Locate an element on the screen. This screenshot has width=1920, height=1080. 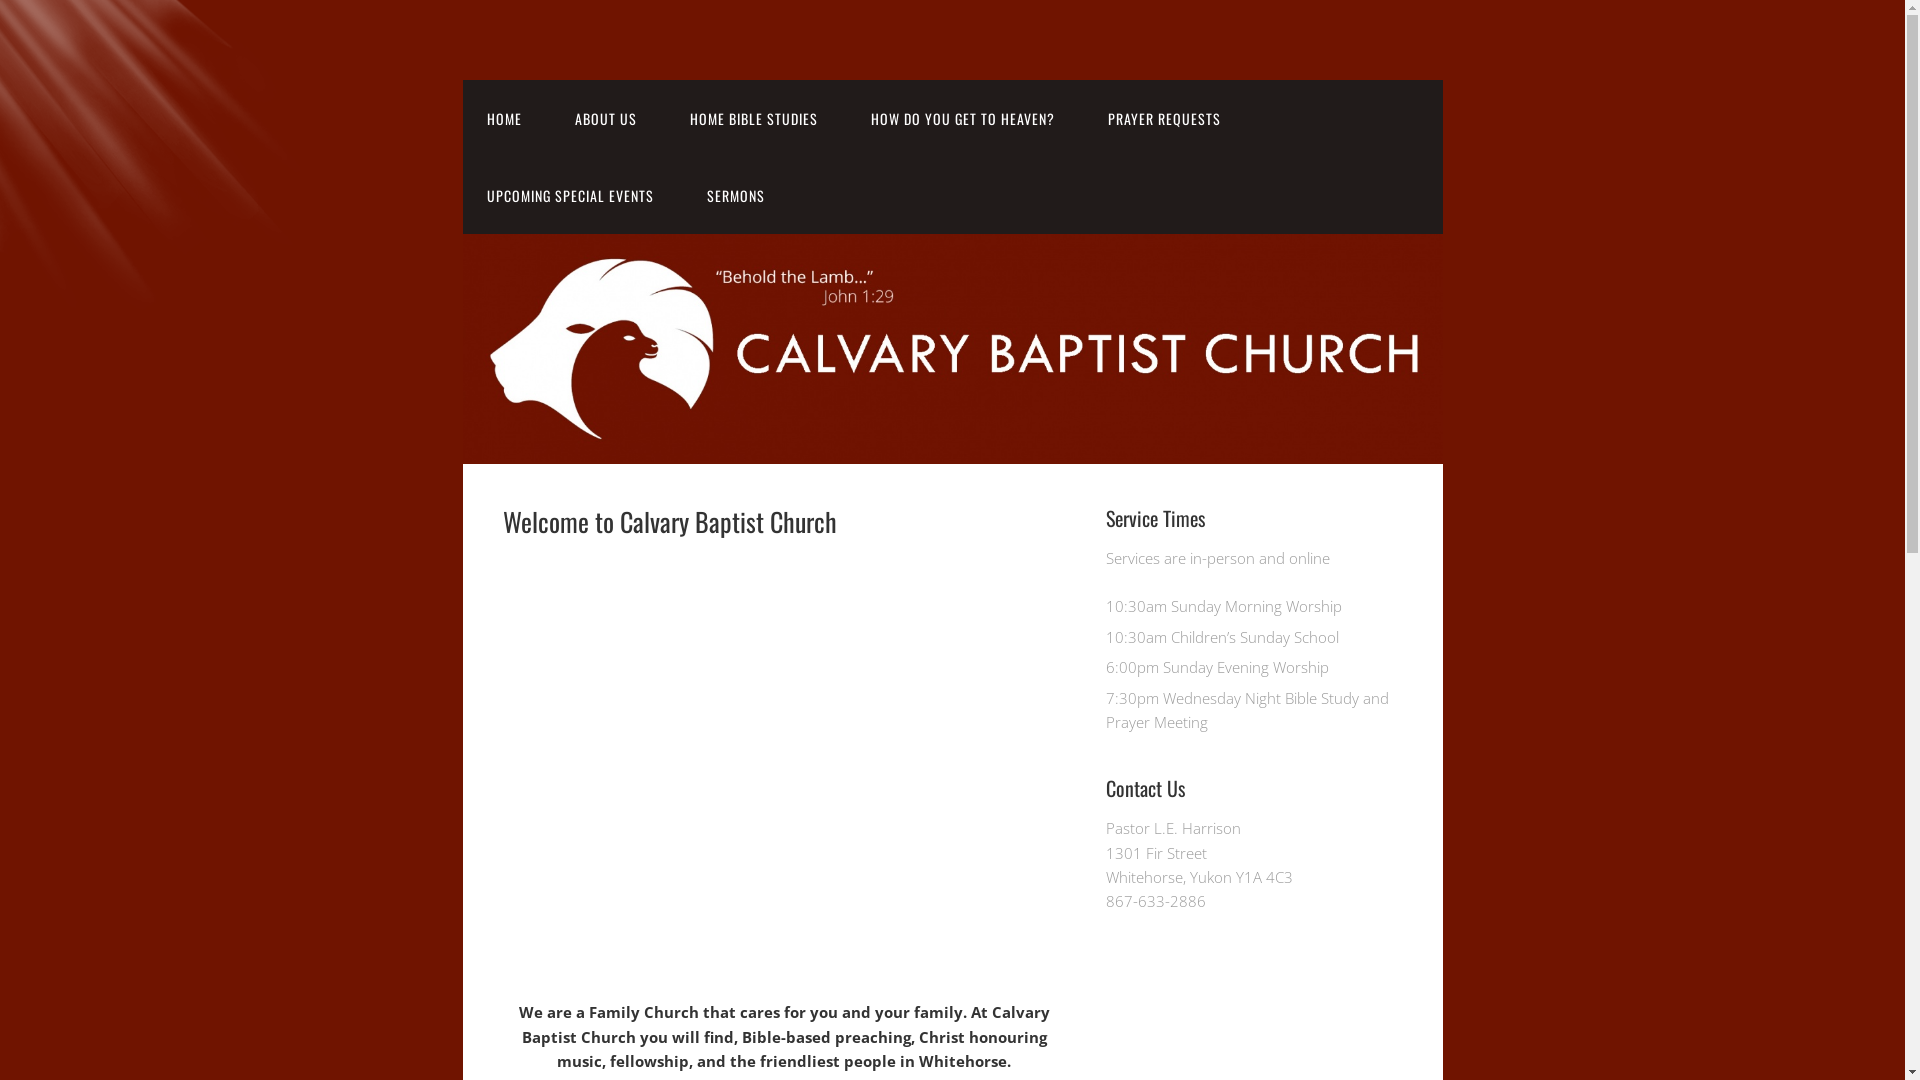
'ABOUT US' is located at coordinates (603, 118).